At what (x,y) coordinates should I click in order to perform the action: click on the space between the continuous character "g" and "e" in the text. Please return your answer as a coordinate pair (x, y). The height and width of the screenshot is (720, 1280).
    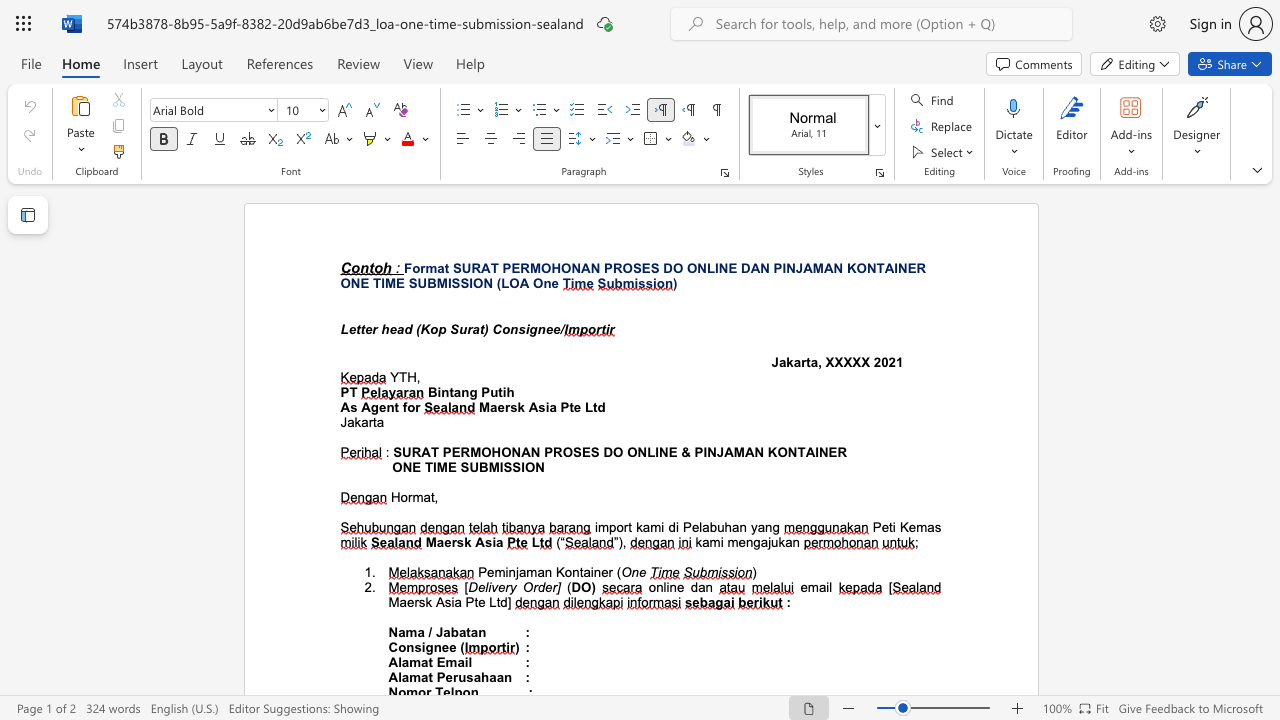
    Looking at the image, I should click on (378, 406).